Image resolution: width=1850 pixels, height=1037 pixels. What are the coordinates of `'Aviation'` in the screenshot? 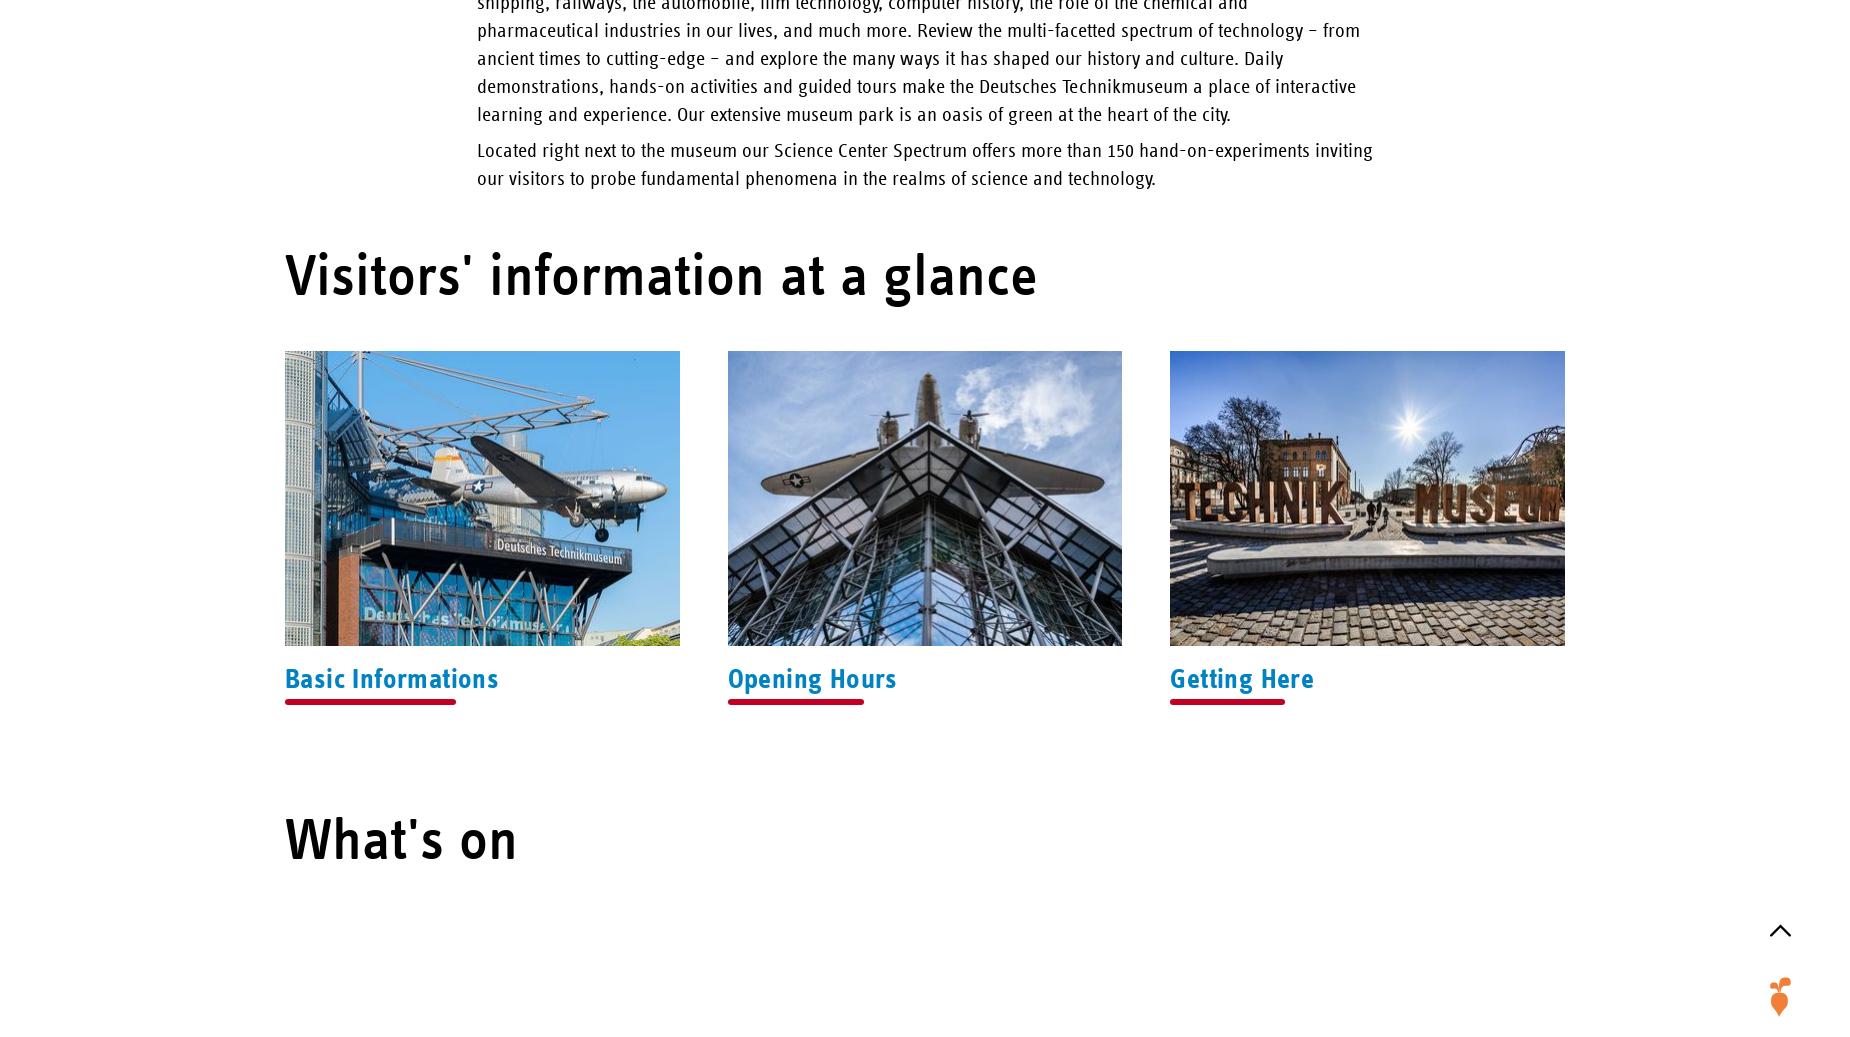 It's located at (1780, 786).